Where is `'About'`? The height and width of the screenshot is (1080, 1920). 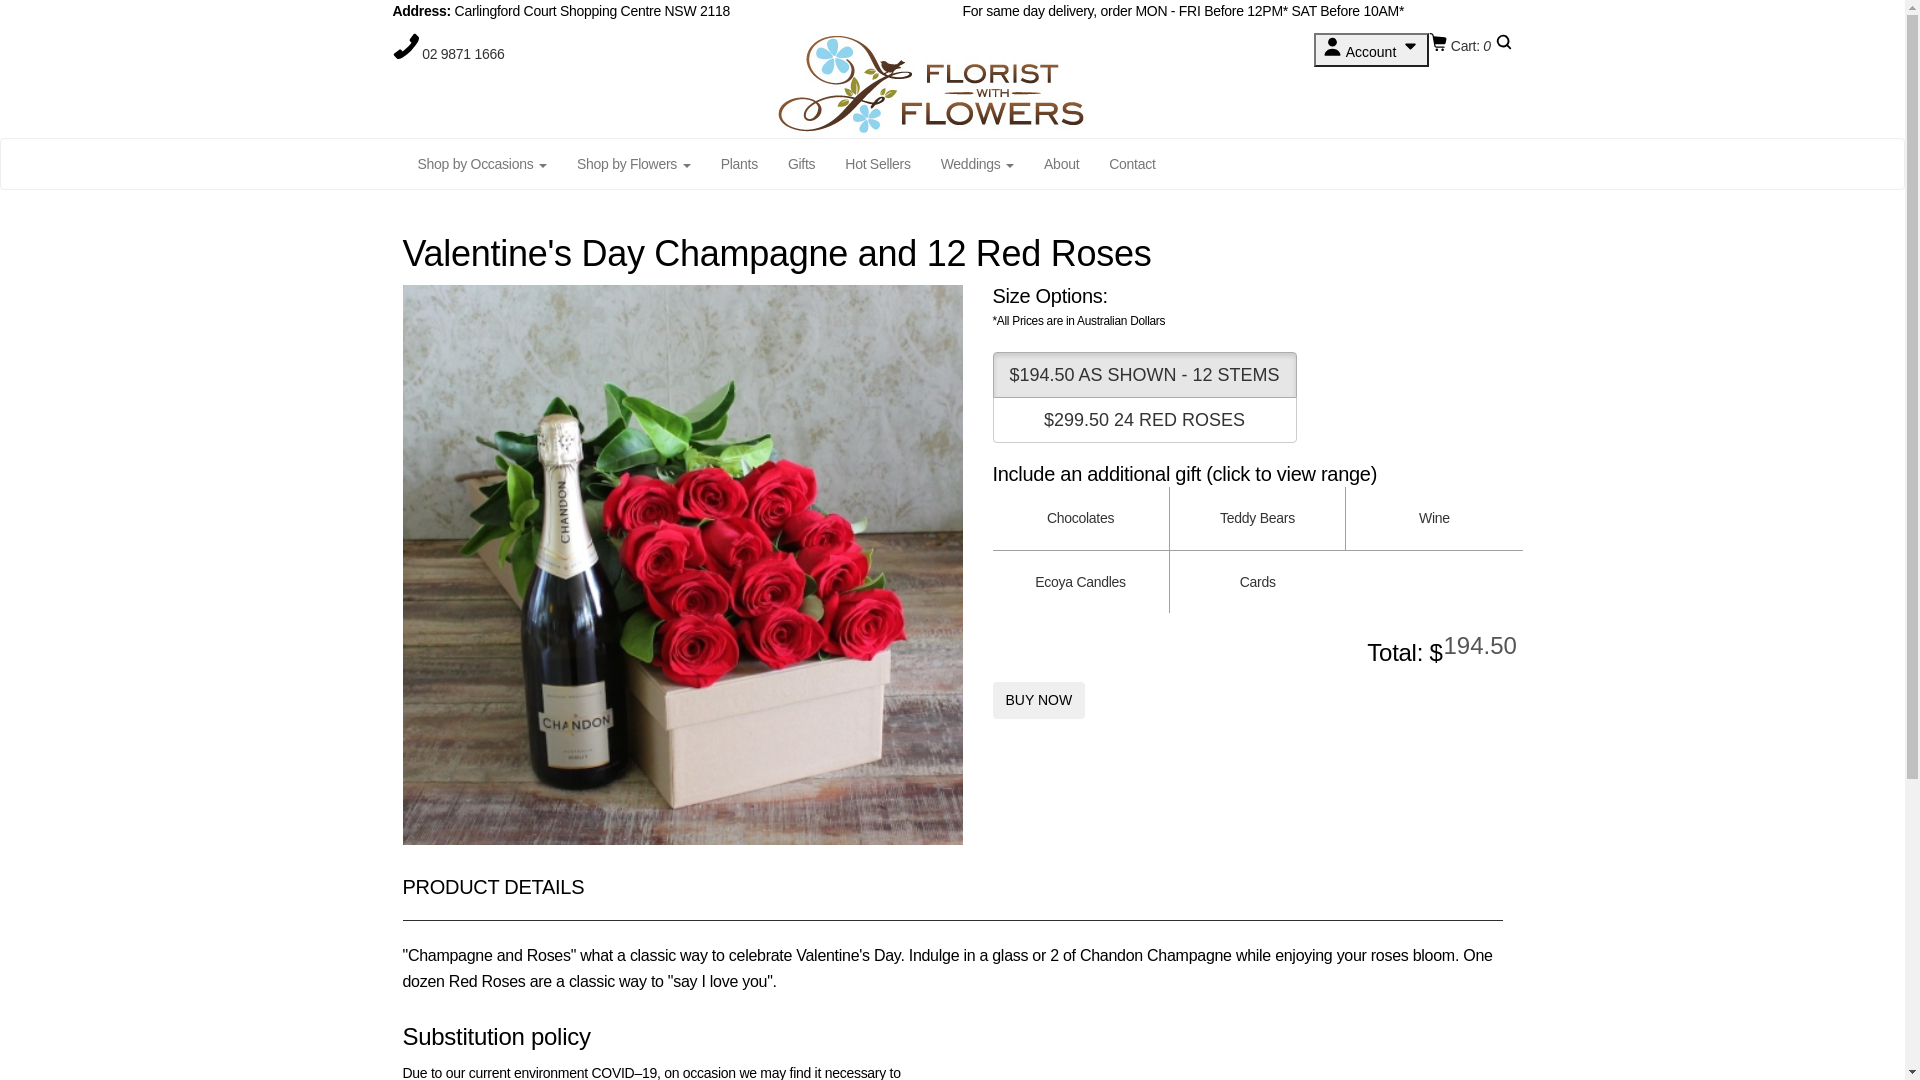
'About' is located at coordinates (1060, 163).